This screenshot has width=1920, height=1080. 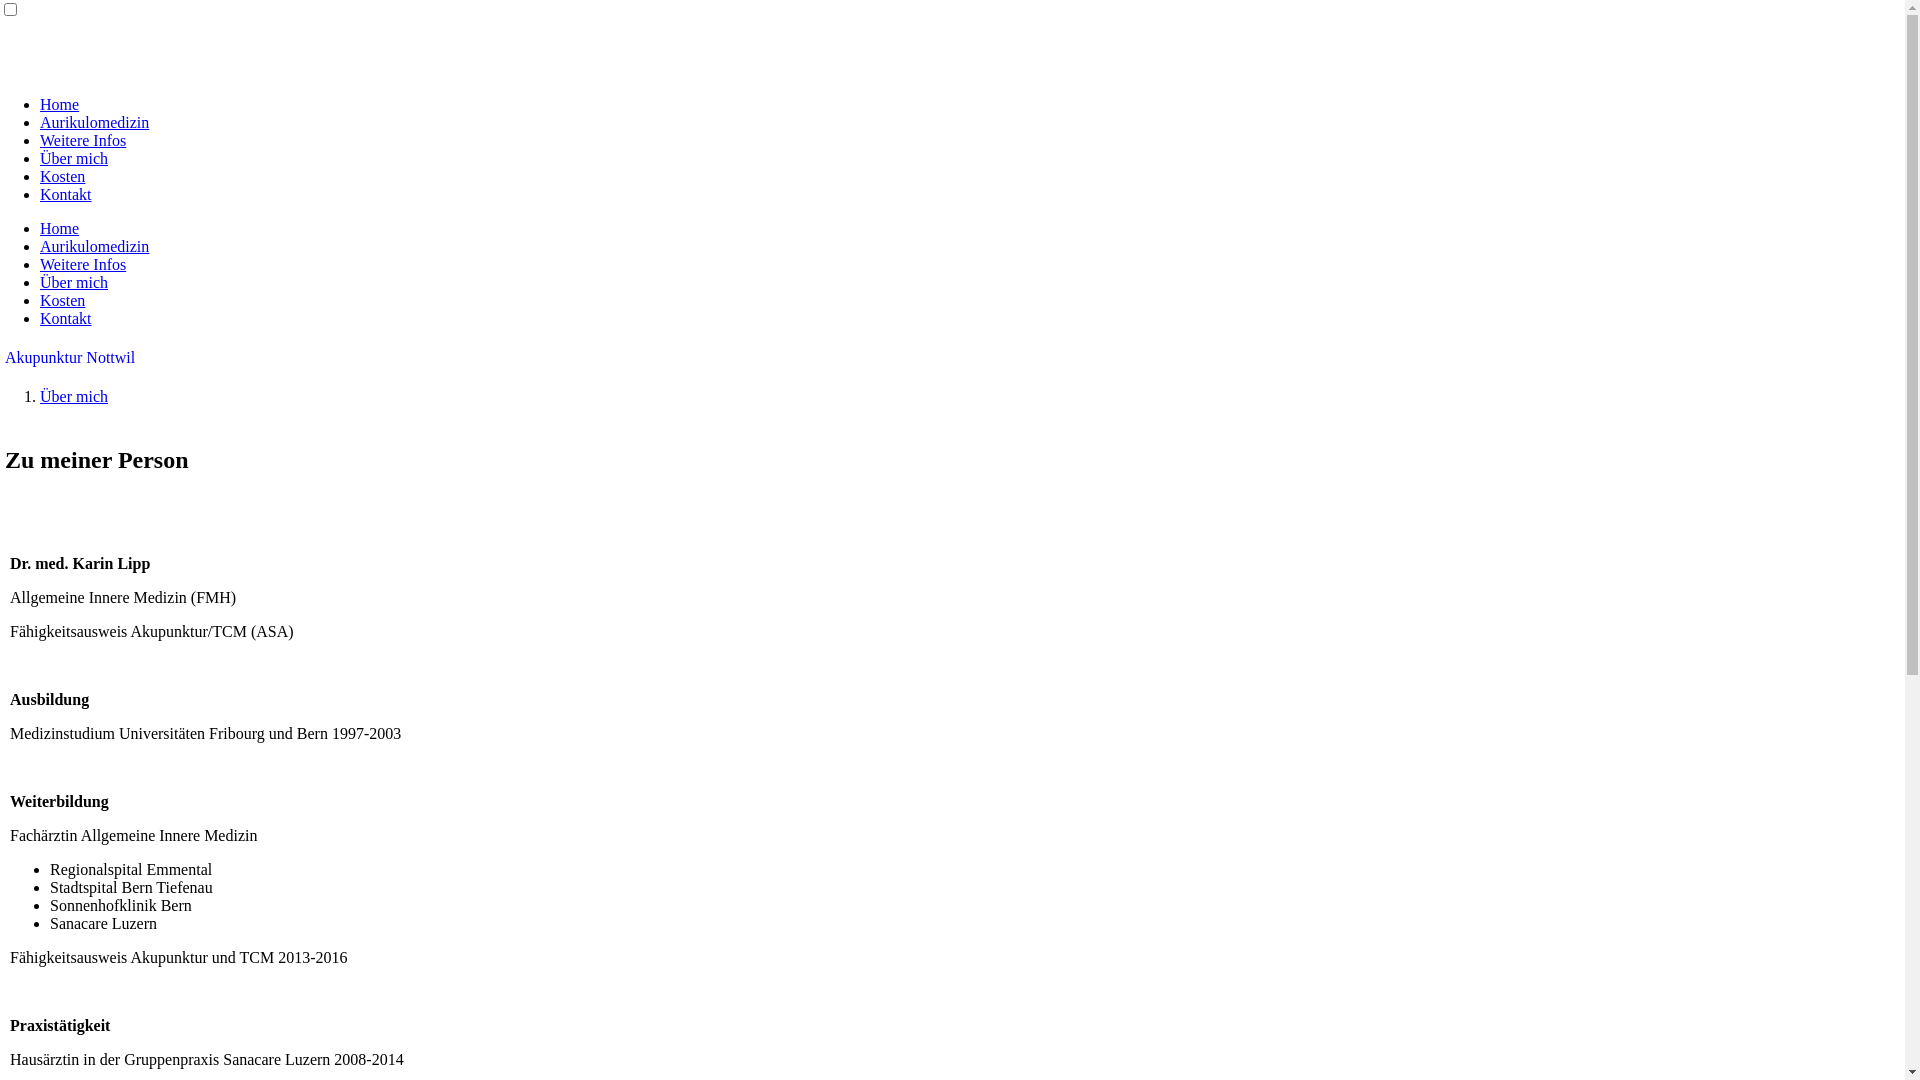 I want to click on 'Kontakt', so click(x=39, y=194).